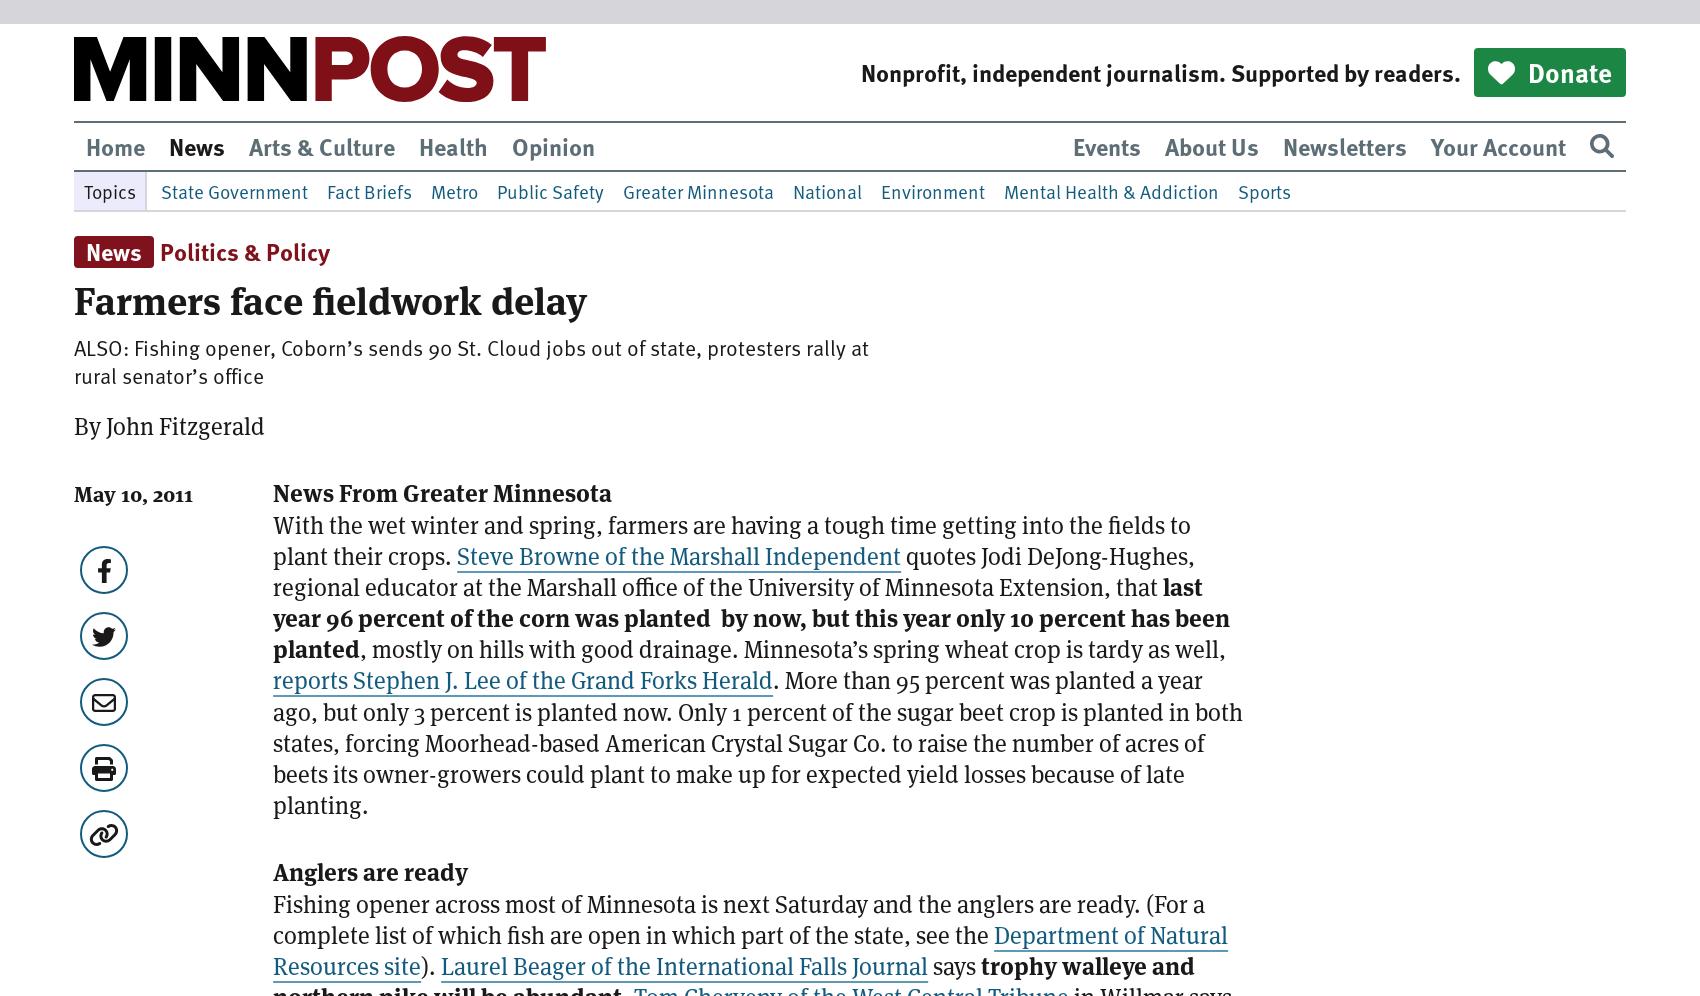 Image resolution: width=1700 pixels, height=996 pixels. Describe the element at coordinates (430, 964) in the screenshot. I see `').'` at that location.